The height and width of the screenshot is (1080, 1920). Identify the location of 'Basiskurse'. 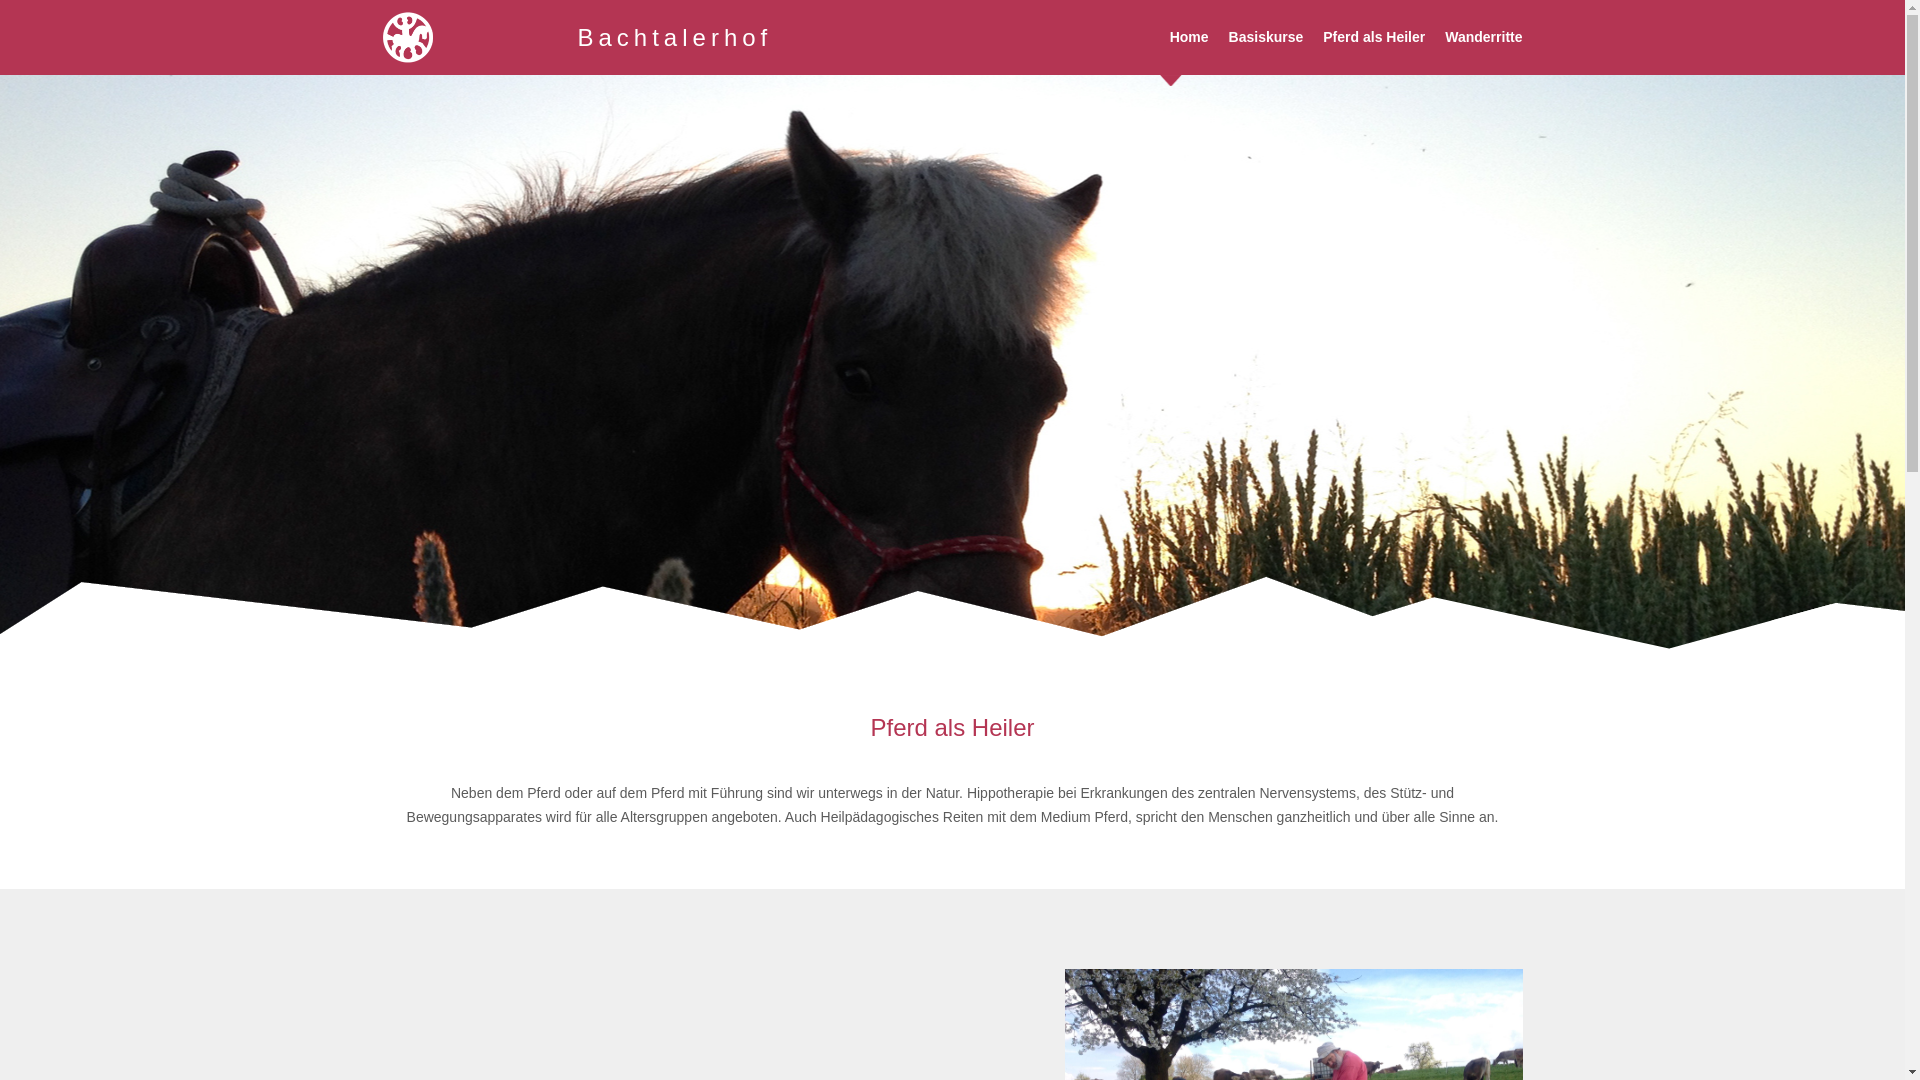
(1265, 37).